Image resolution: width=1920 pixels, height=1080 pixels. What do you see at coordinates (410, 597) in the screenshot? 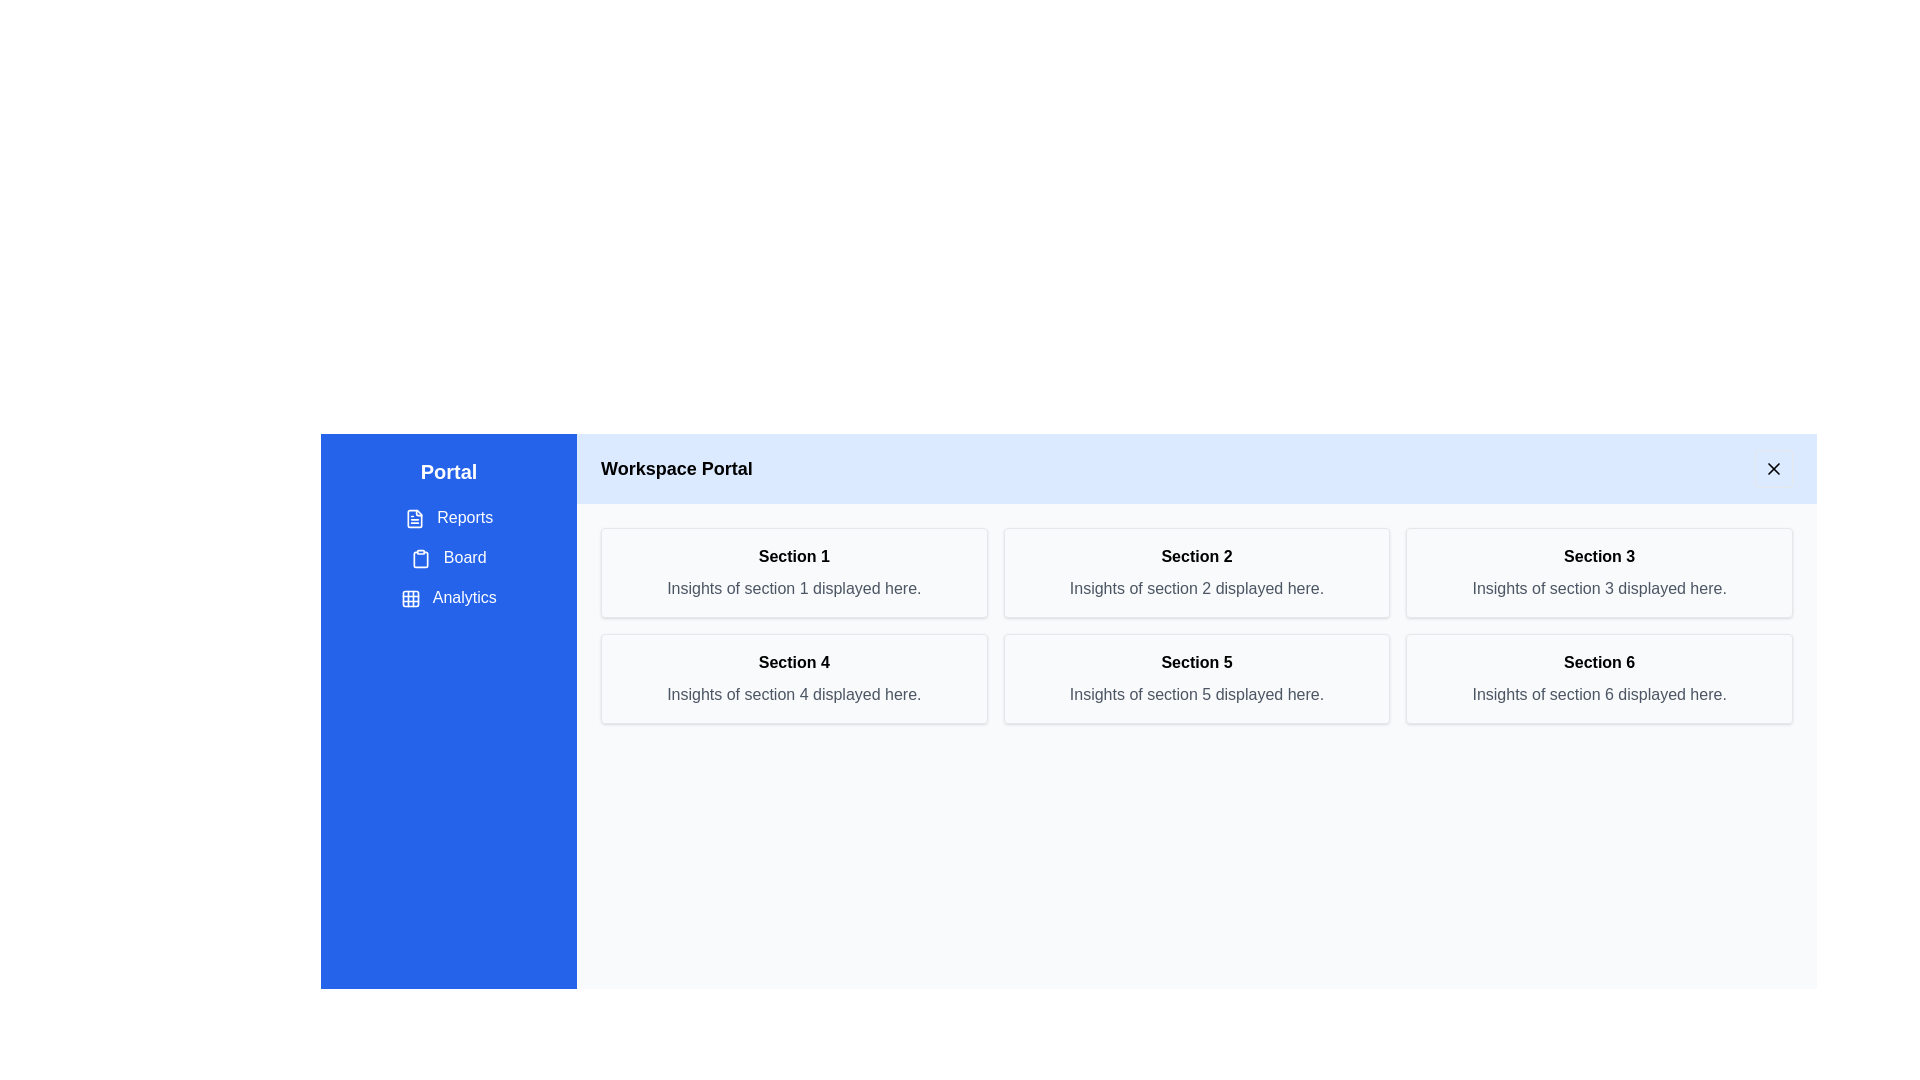
I see `the square-shaped button in the blue sidebar next` at bounding box center [410, 597].